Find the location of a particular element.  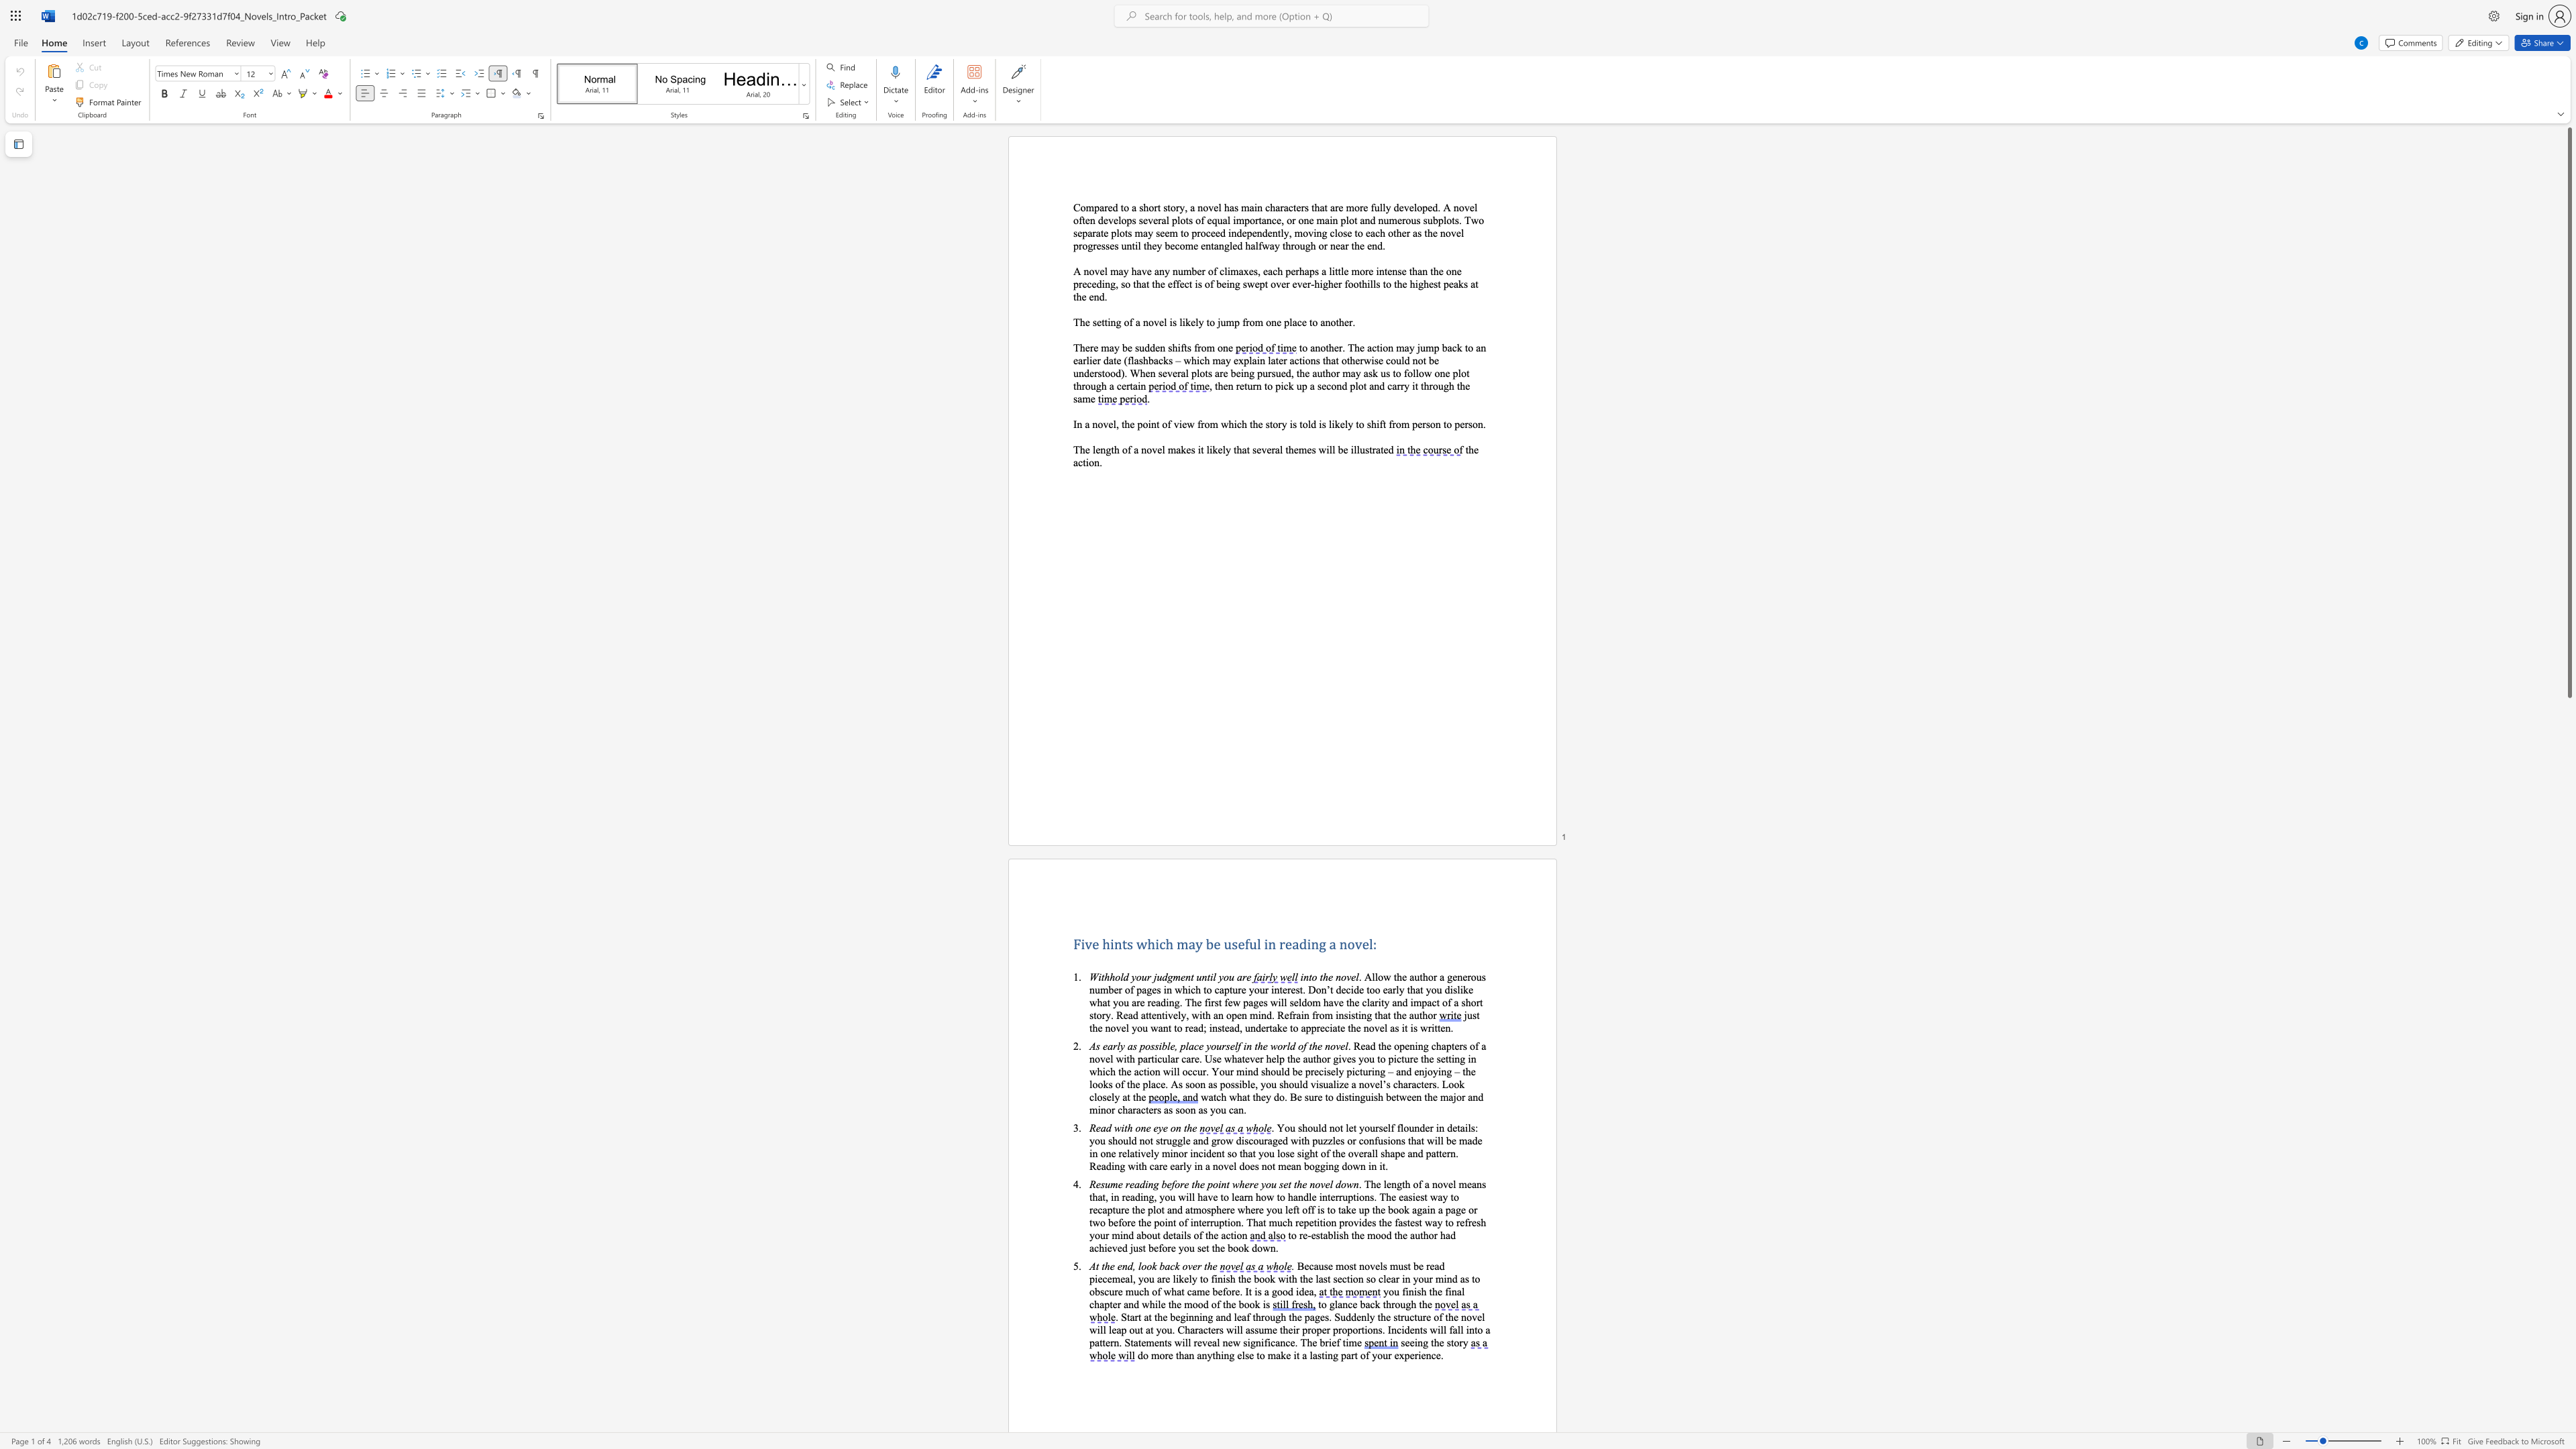

the subset text "book is" within the text "and while the mood of the book is" is located at coordinates (1237, 1303).